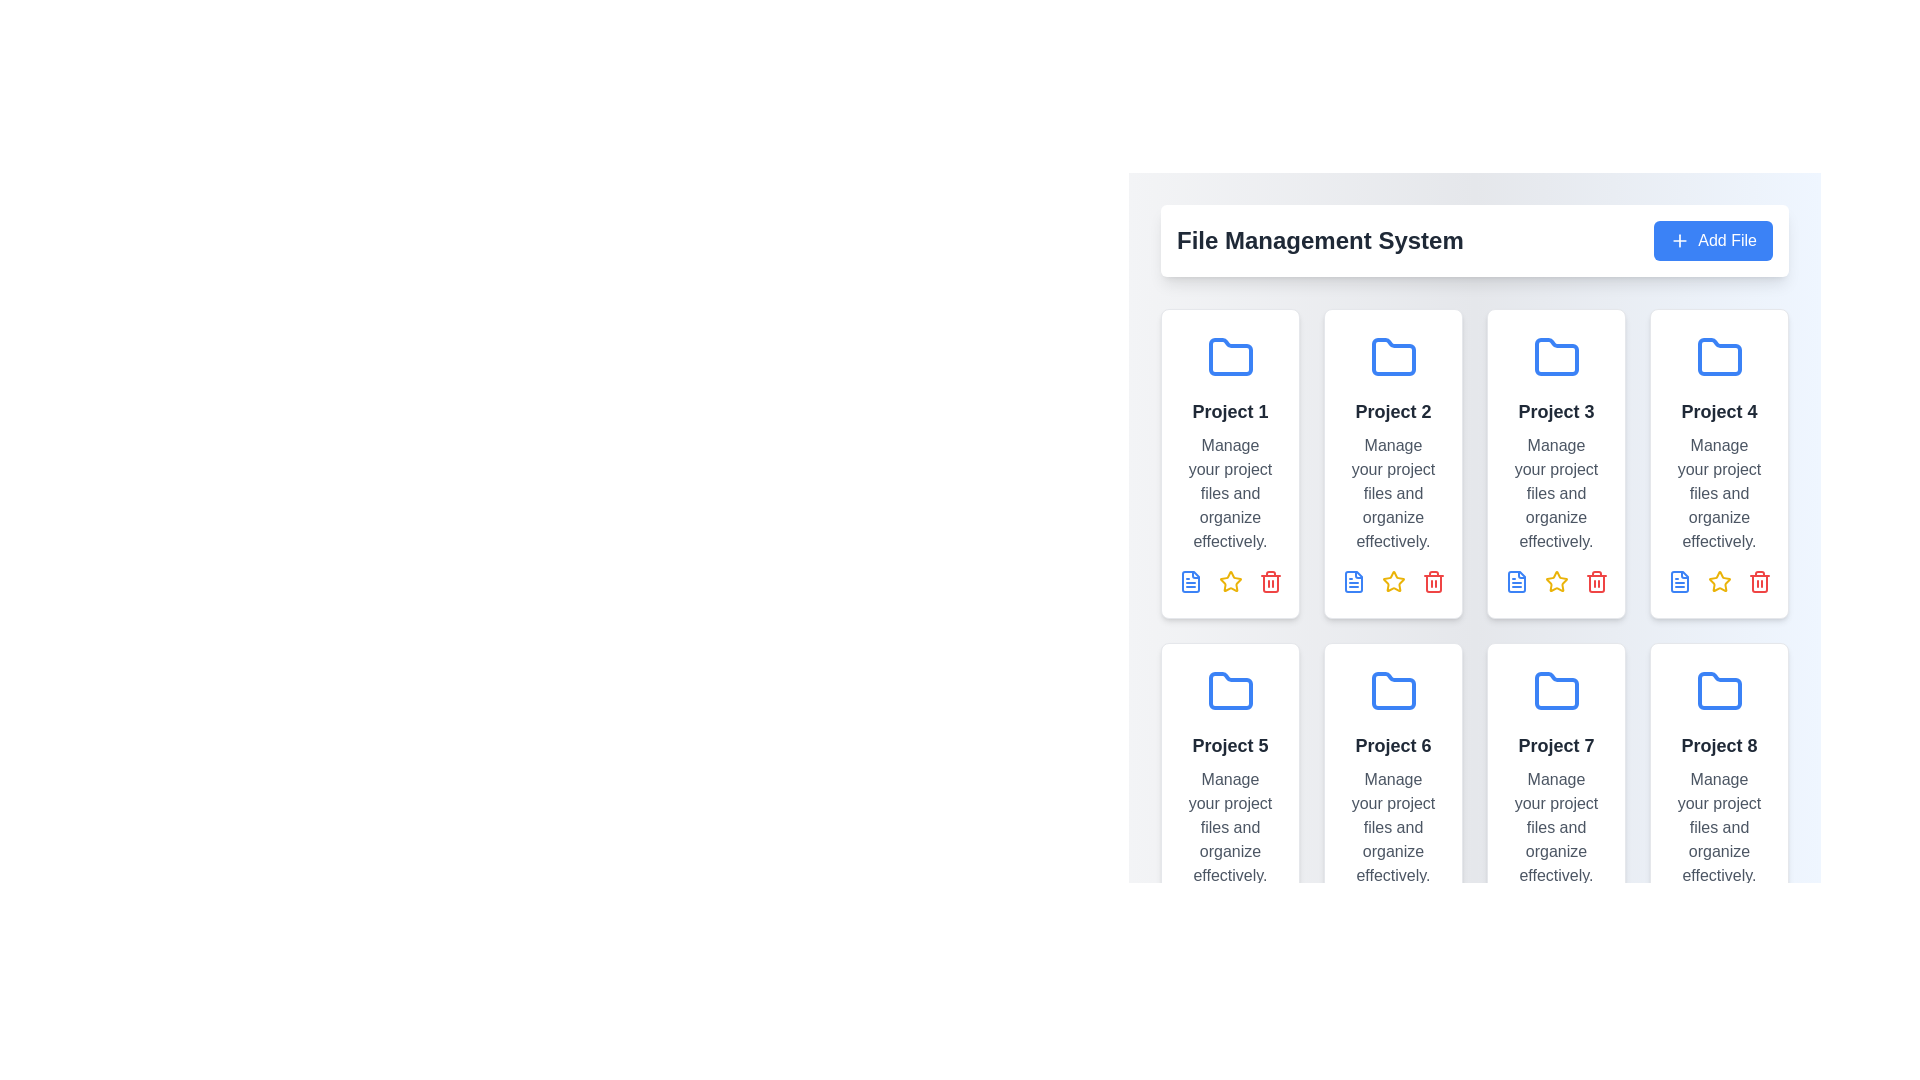 This screenshot has height=1080, width=1920. What do you see at coordinates (1432, 583) in the screenshot?
I see `the red trash can icon button located in the bottom-right corner of the 'Project 2' card` at bounding box center [1432, 583].